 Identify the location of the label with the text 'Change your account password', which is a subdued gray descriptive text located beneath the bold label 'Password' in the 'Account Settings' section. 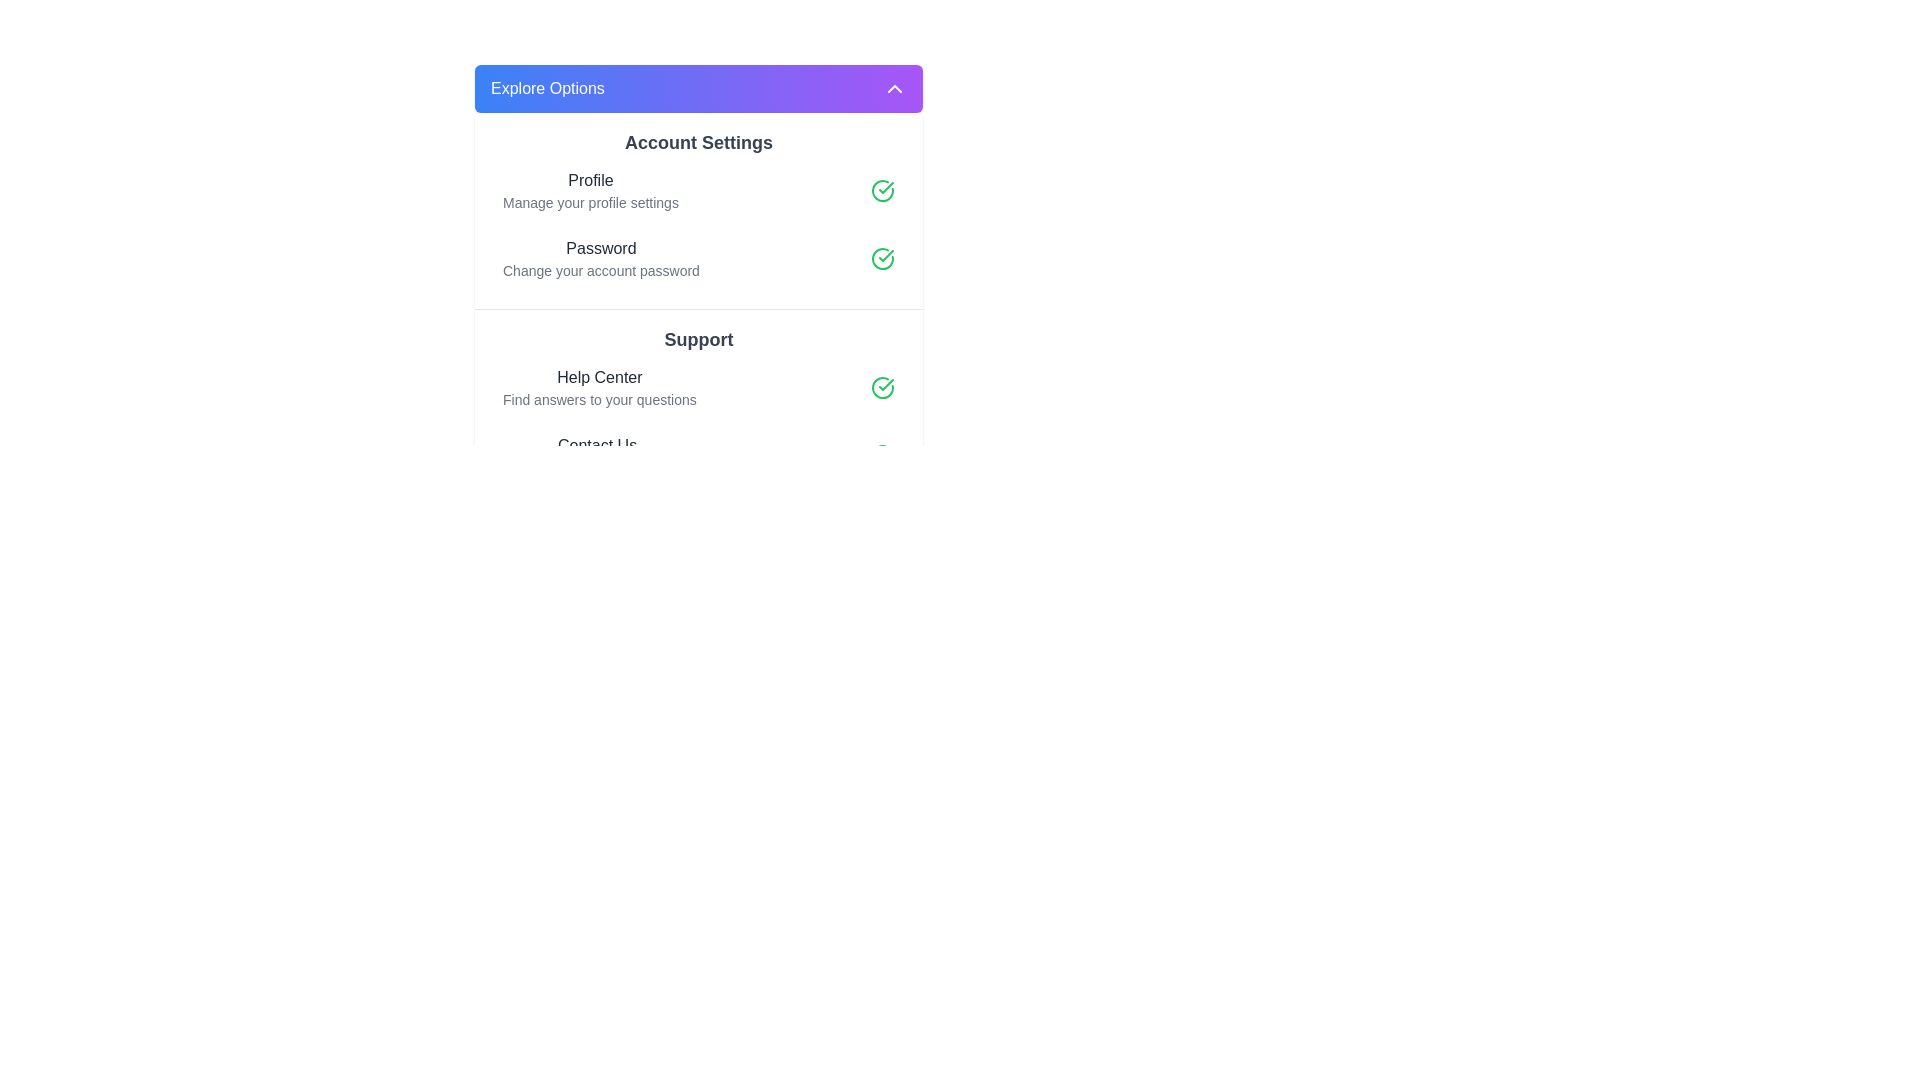
(600, 270).